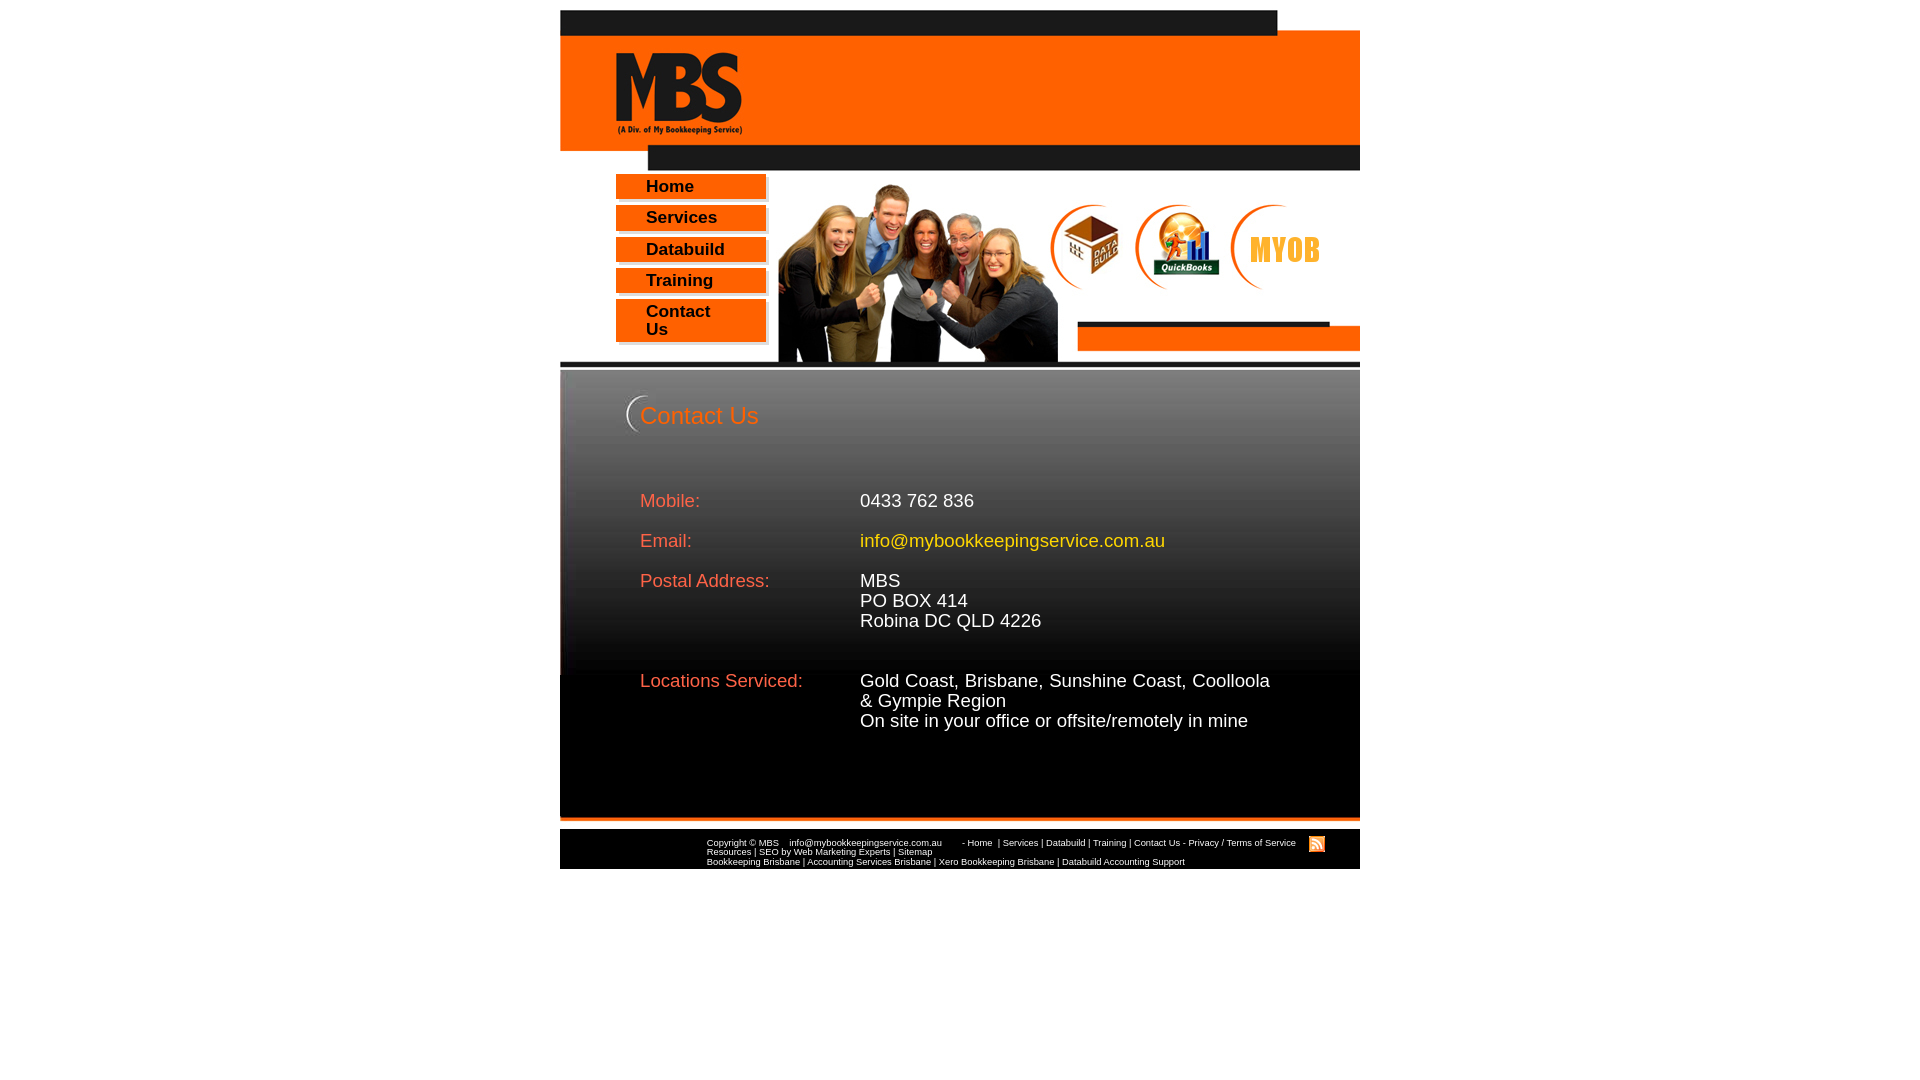  Describe the element at coordinates (997, 860) in the screenshot. I see `'Xero Bookkeeping Brisbane'` at that location.